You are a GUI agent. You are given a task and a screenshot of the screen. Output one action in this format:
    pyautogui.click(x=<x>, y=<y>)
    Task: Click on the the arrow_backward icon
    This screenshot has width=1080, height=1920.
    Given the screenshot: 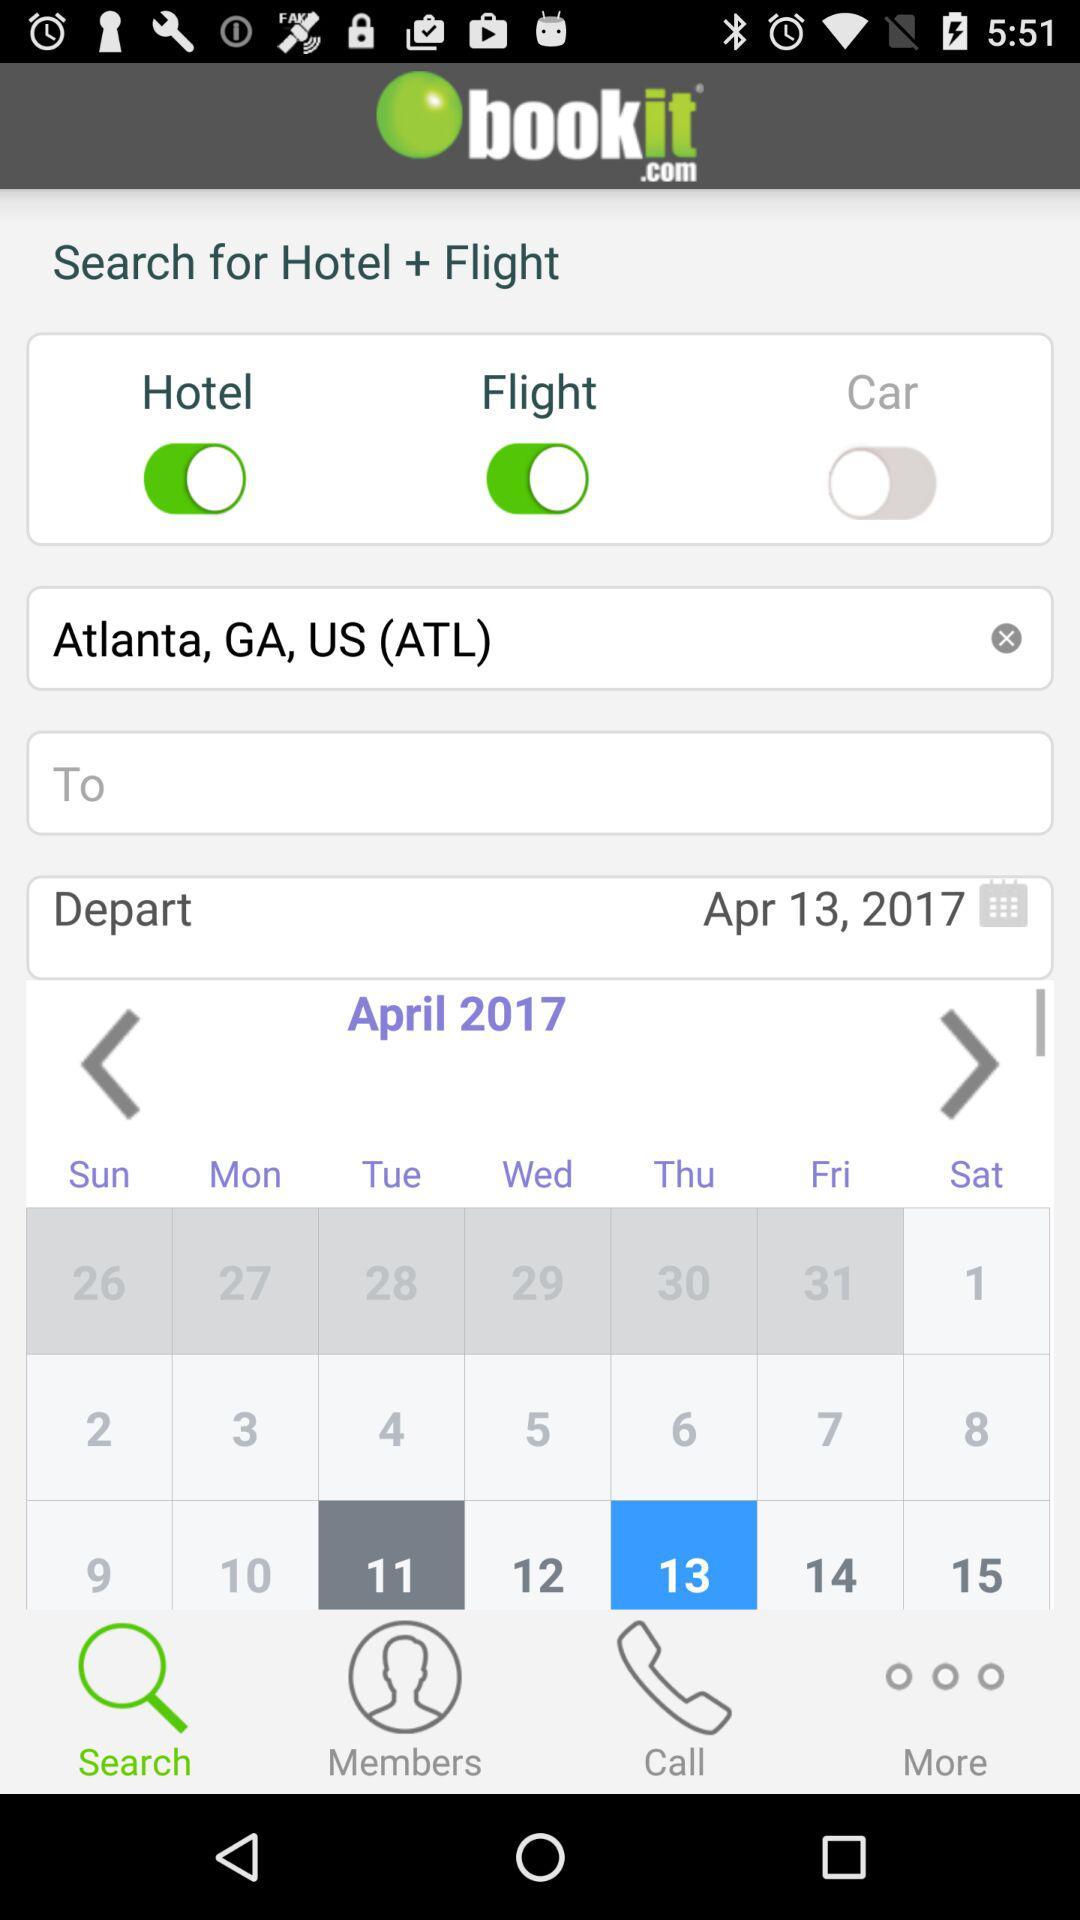 What is the action you would take?
    pyautogui.click(x=110, y=1138)
    